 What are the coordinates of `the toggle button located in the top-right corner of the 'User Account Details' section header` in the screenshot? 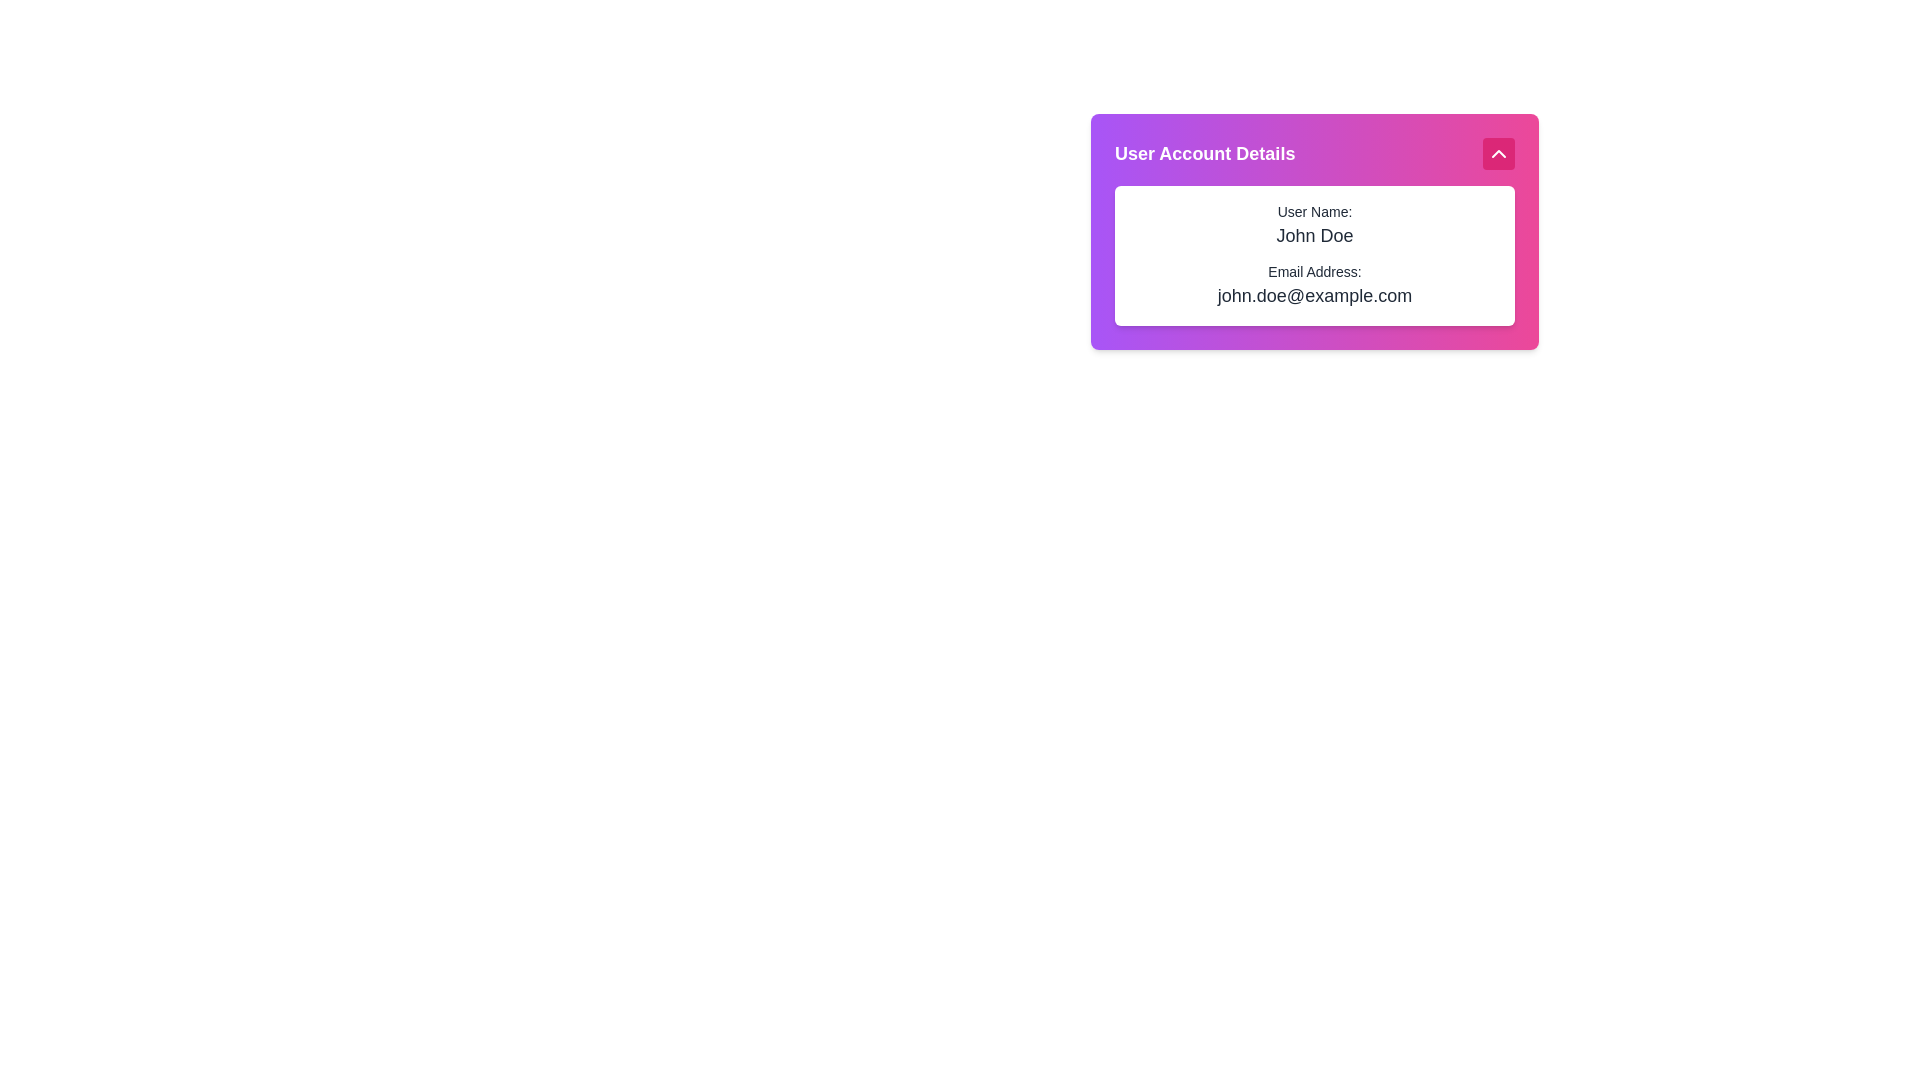 It's located at (1498, 153).